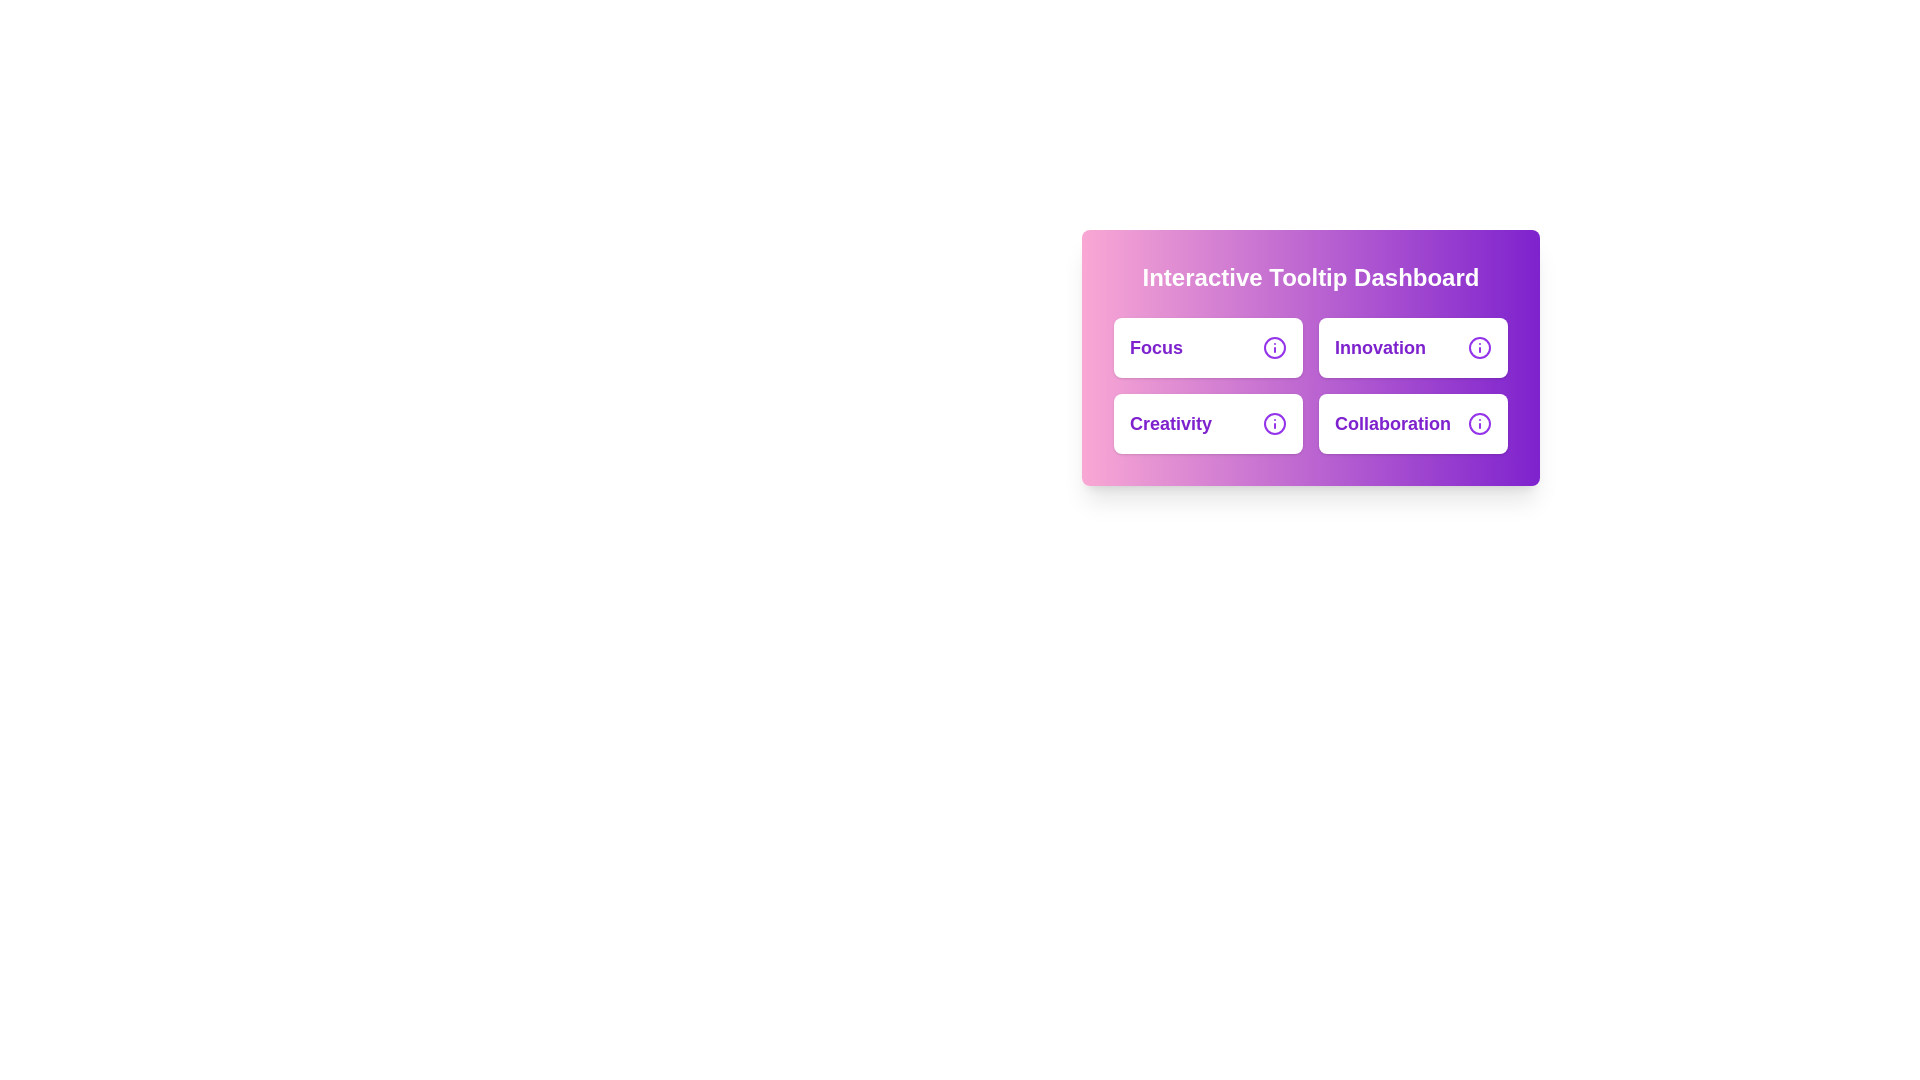 This screenshot has width=1920, height=1080. What do you see at coordinates (1479, 423) in the screenshot?
I see `the circular info icon with a purple border and an 'i' in the center located in the bottom-right quadrant of the tooltip dashboard, to the right of the text 'Collaboration'` at bounding box center [1479, 423].